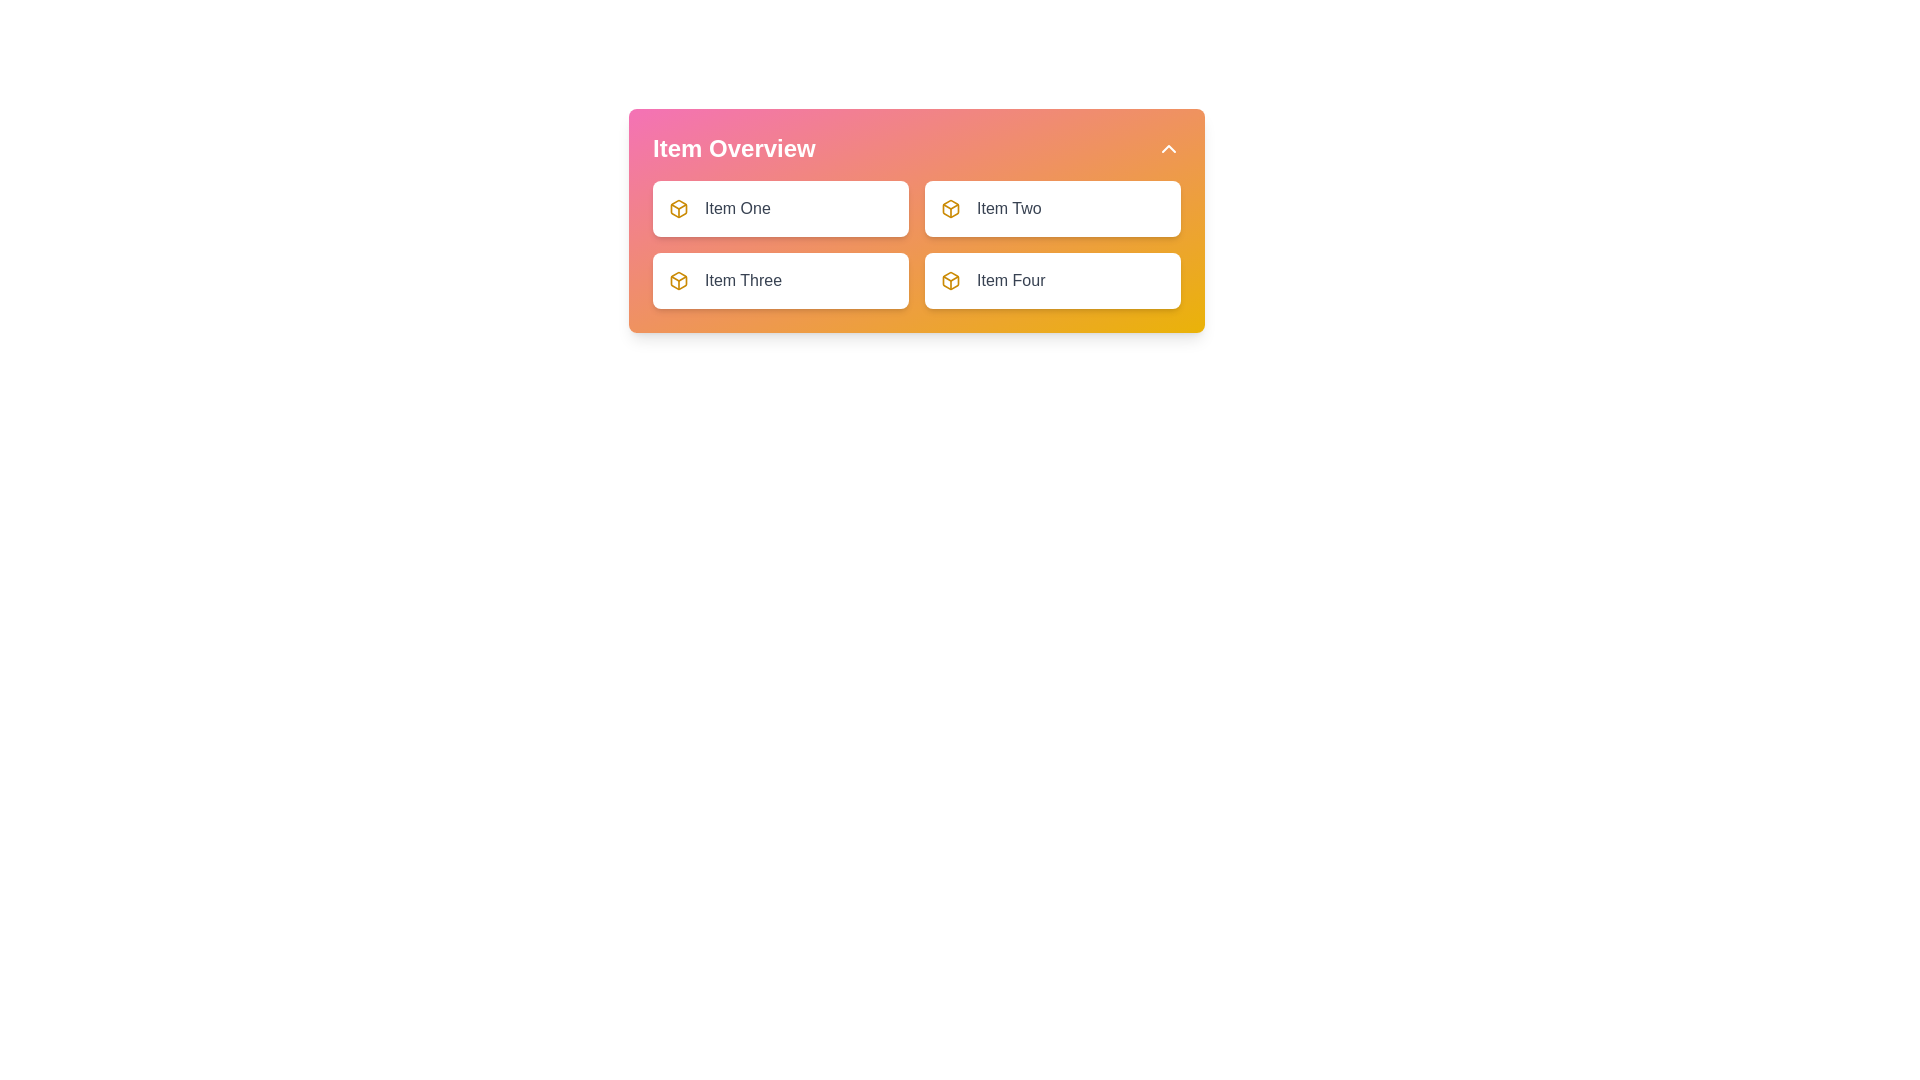  I want to click on the static text label displaying 'Item Three' located in the lower-left section of the 'Item Overview' grid, positioned to the right of a box icon, so click(742, 281).